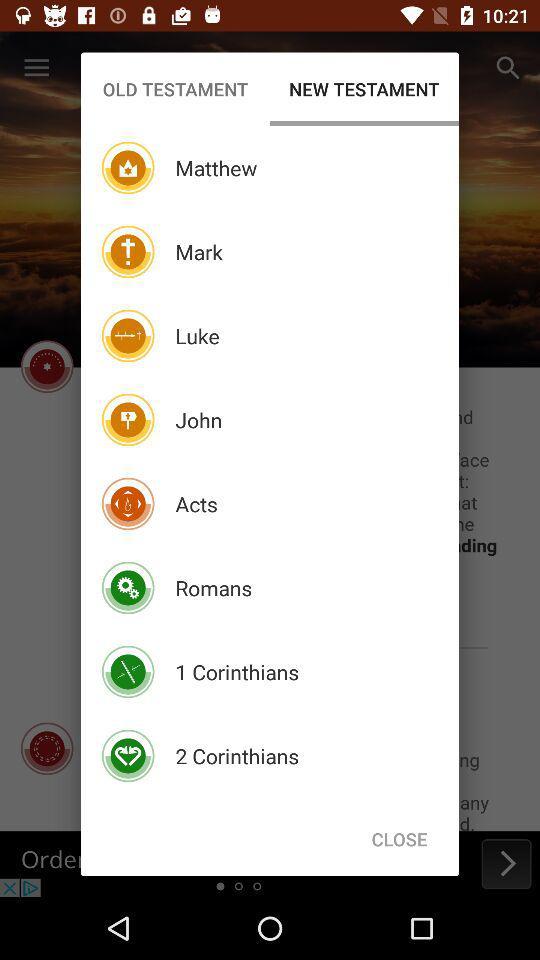 The height and width of the screenshot is (960, 540). What do you see at coordinates (399, 839) in the screenshot?
I see `icon at the bottom right corner` at bounding box center [399, 839].